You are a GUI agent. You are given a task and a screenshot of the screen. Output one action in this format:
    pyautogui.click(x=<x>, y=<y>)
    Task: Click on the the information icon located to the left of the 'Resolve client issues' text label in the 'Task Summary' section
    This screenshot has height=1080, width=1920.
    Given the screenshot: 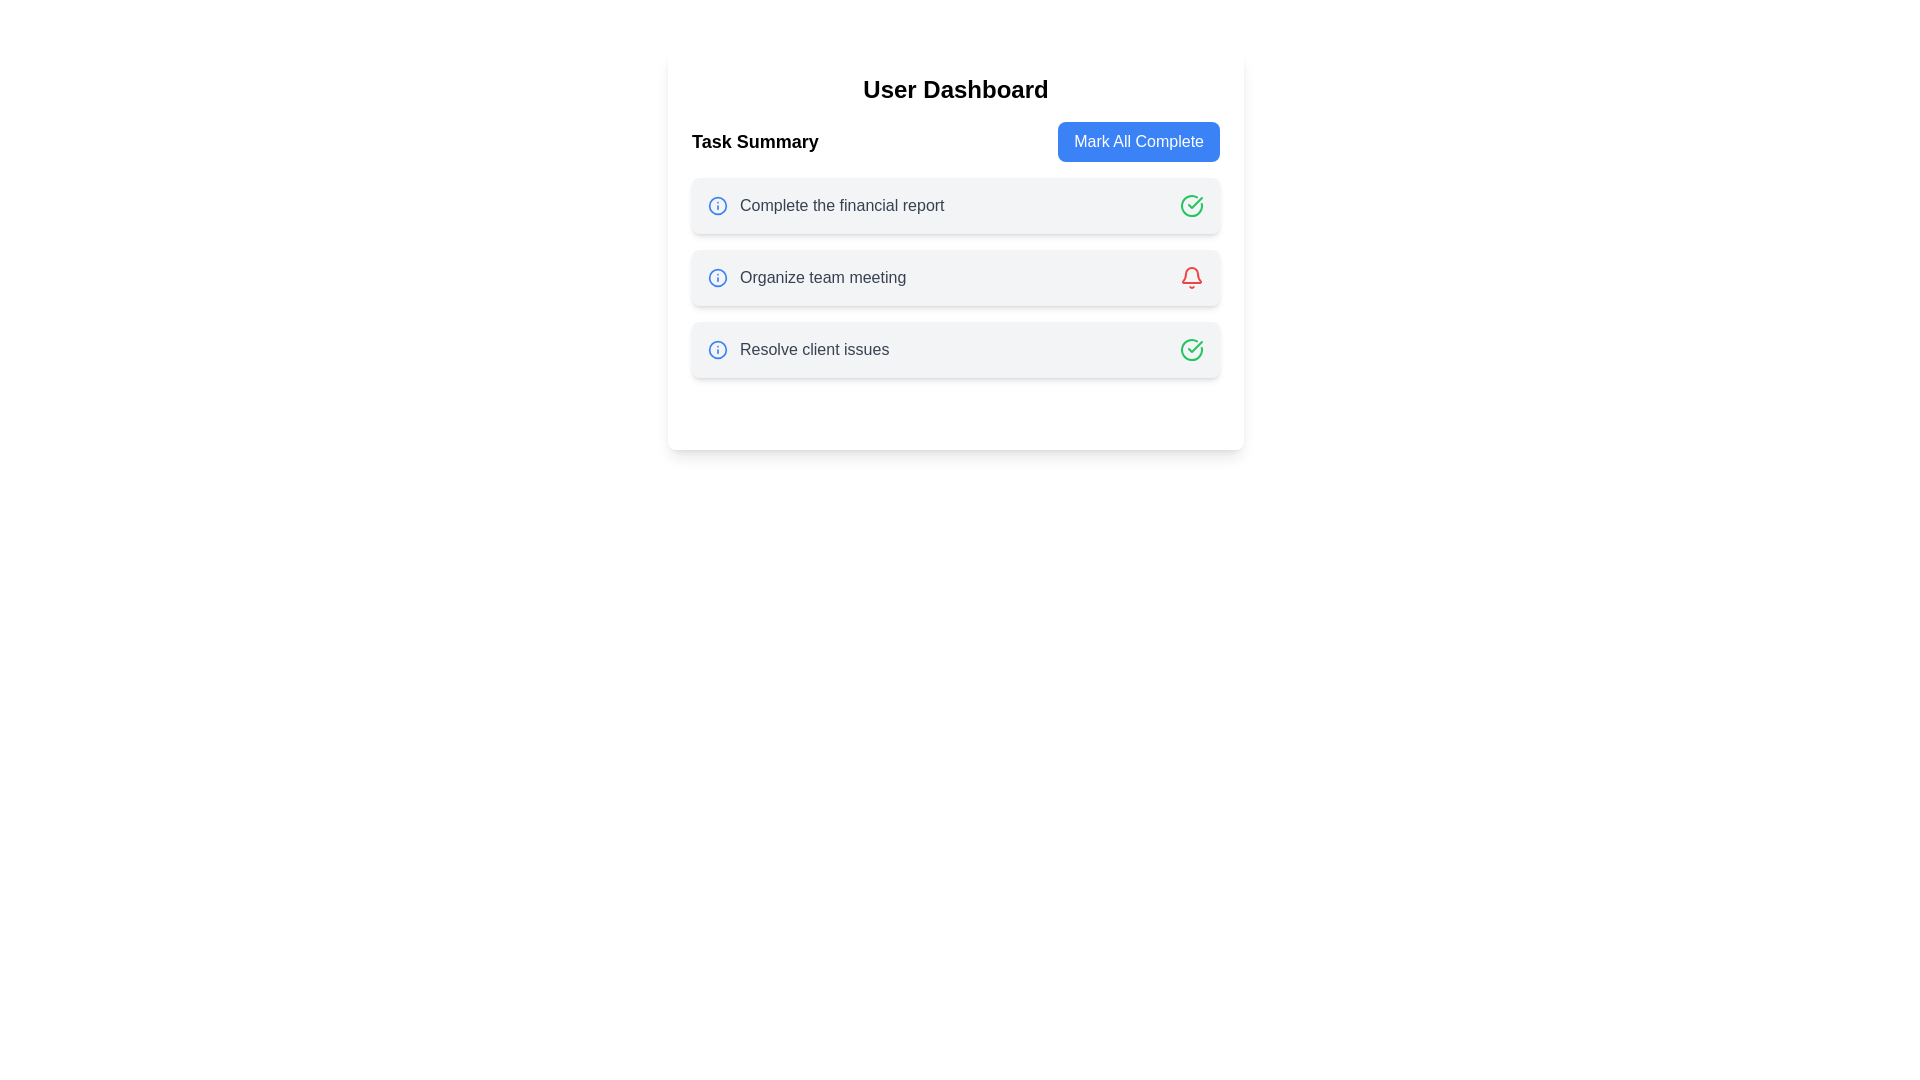 What is the action you would take?
    pyautogui.click(x=718, y=349)
    